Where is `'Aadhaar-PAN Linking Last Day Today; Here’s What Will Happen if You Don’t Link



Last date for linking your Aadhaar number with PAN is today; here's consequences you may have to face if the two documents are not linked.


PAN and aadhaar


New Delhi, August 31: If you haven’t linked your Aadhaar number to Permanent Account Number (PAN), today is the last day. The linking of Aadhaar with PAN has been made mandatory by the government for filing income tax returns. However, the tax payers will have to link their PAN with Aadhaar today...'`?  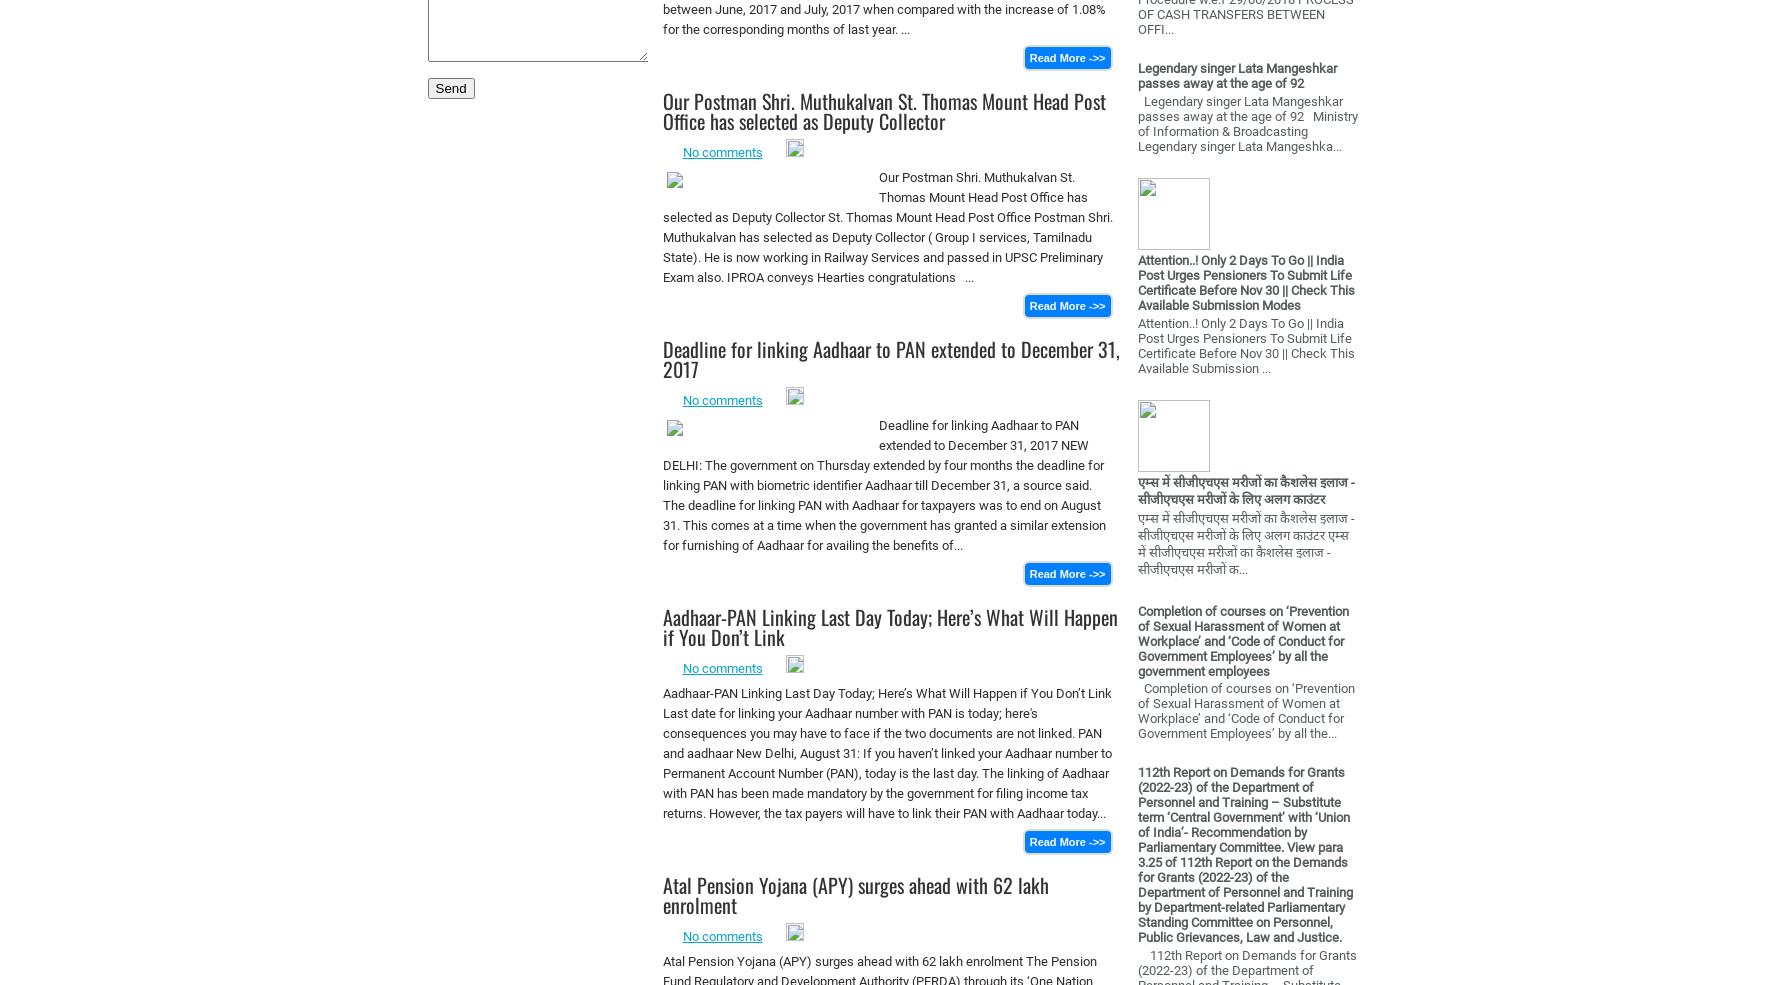
'Aadhaar-PAN Linking Last Day Today; Here’s What Will Happen if You Don’t Link



Last date for linking your Aadhaar number with PAN is today; here's consequences you may have to face if the two documents are not linked.


PAN and aadhaar


New Delhi, August 31: If you haven’t linked your Aadhaar number to Permanent Account Number (PAN), today is the last day. The linking of Aadhaar with PAN has been made mandatory by the government for filing income tax returns. However, the tax payers will have to link their PAN with Aadhaar today...' is located at coordinates (886, 753).